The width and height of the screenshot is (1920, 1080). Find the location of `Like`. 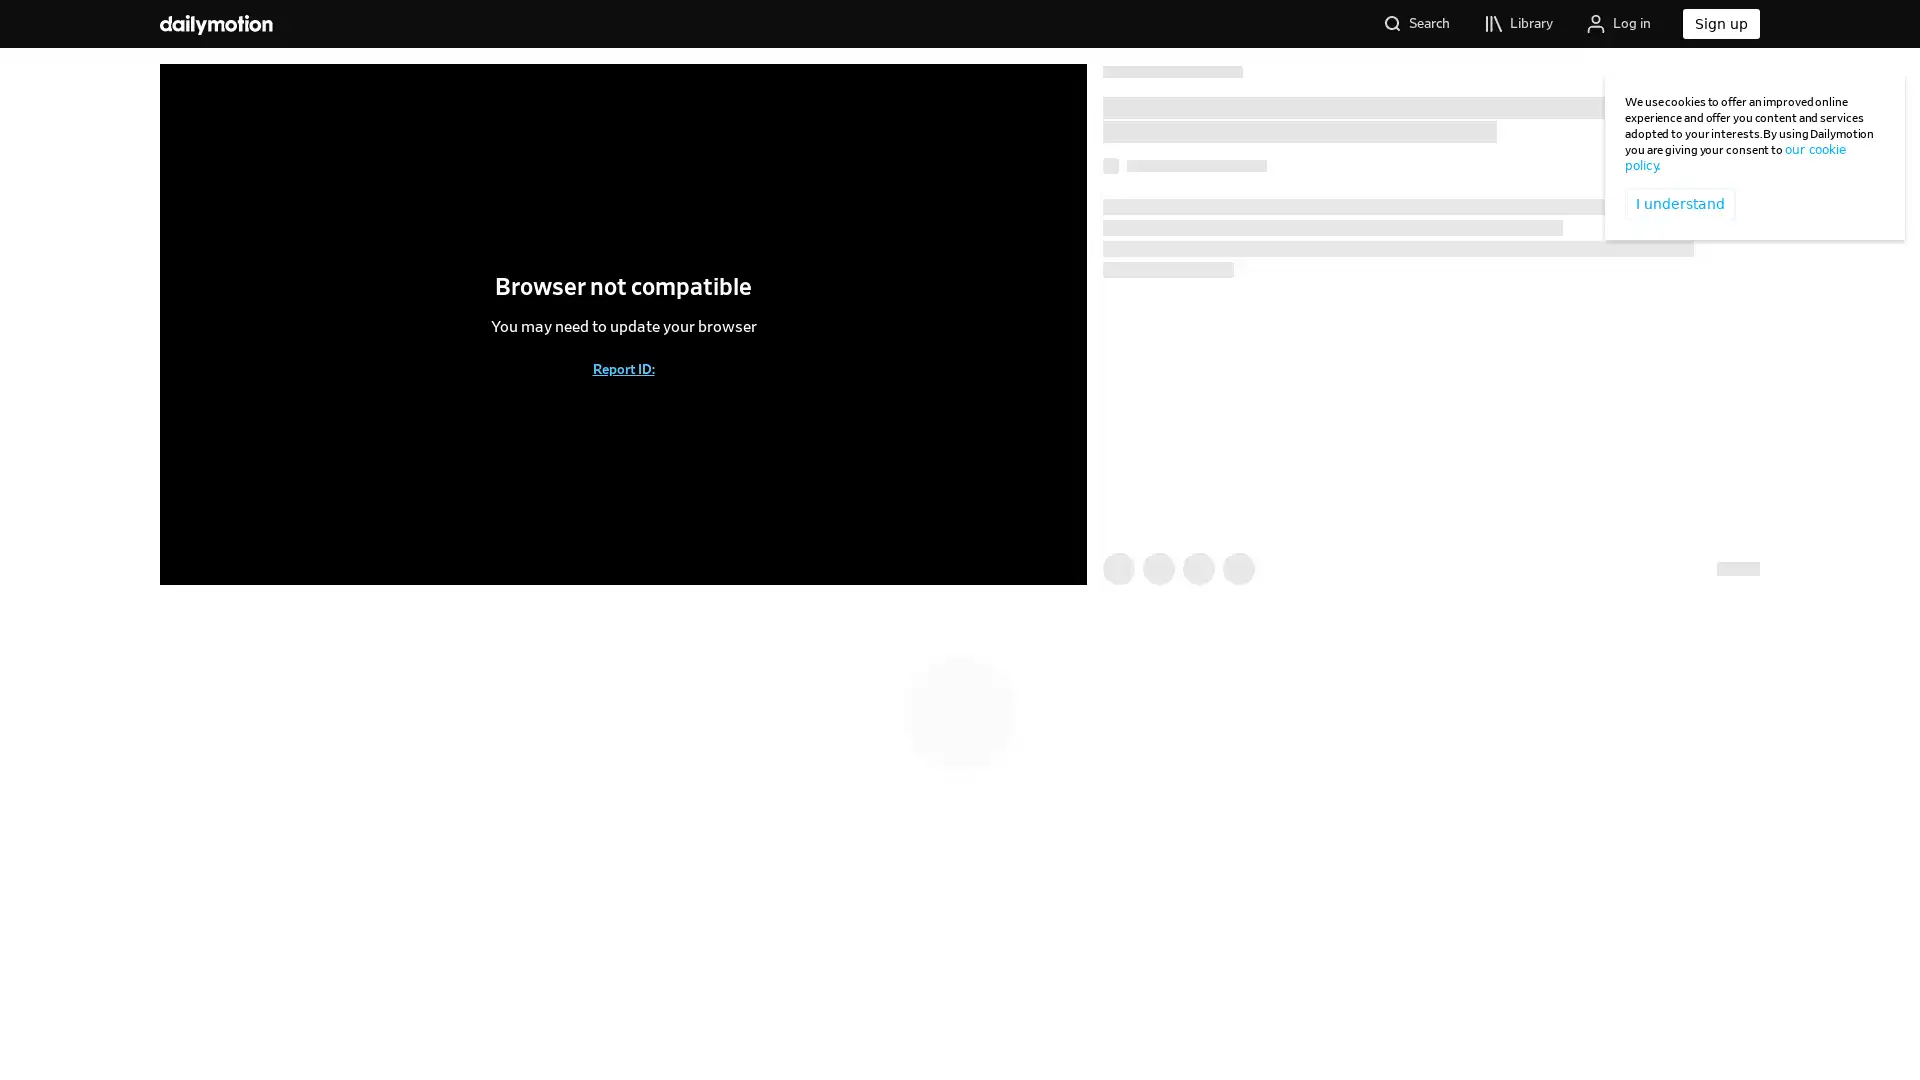

Like is located at coordinates (1117, 505).